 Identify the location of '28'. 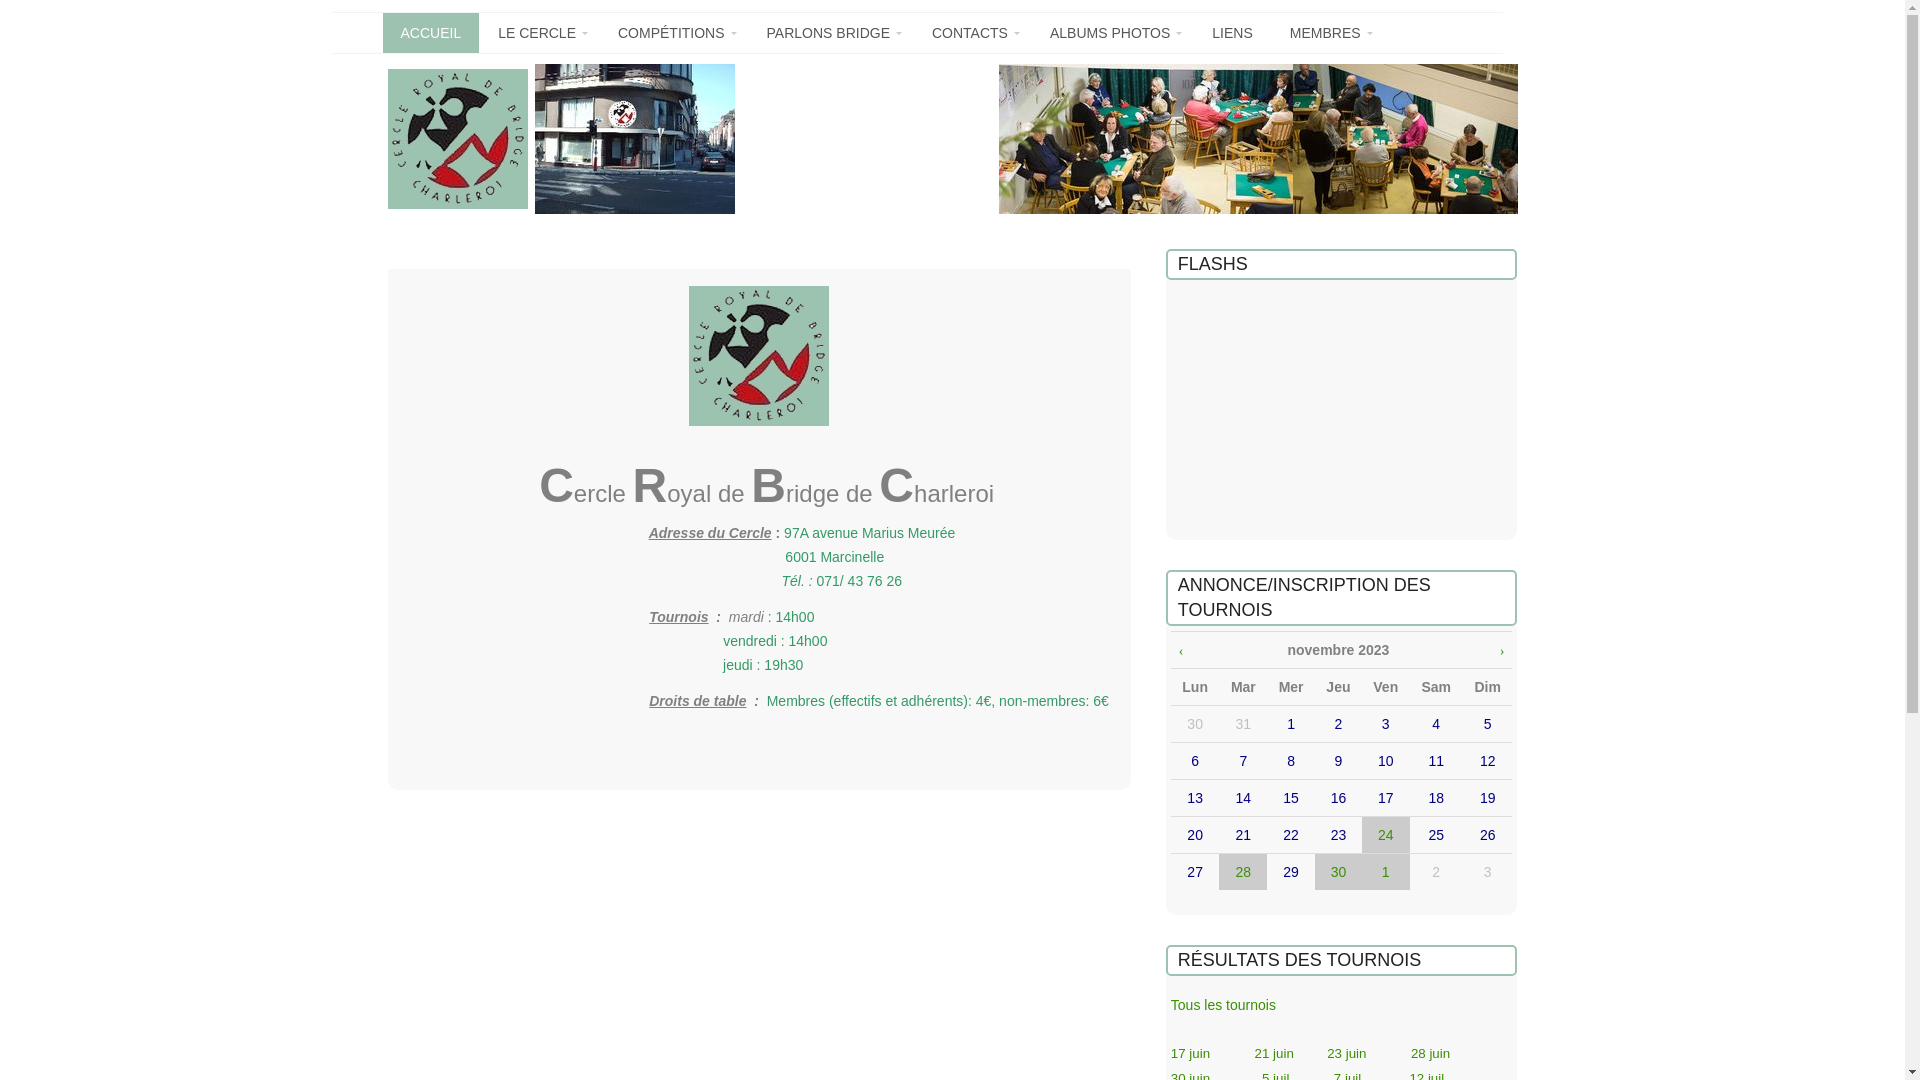
(1242, 870).